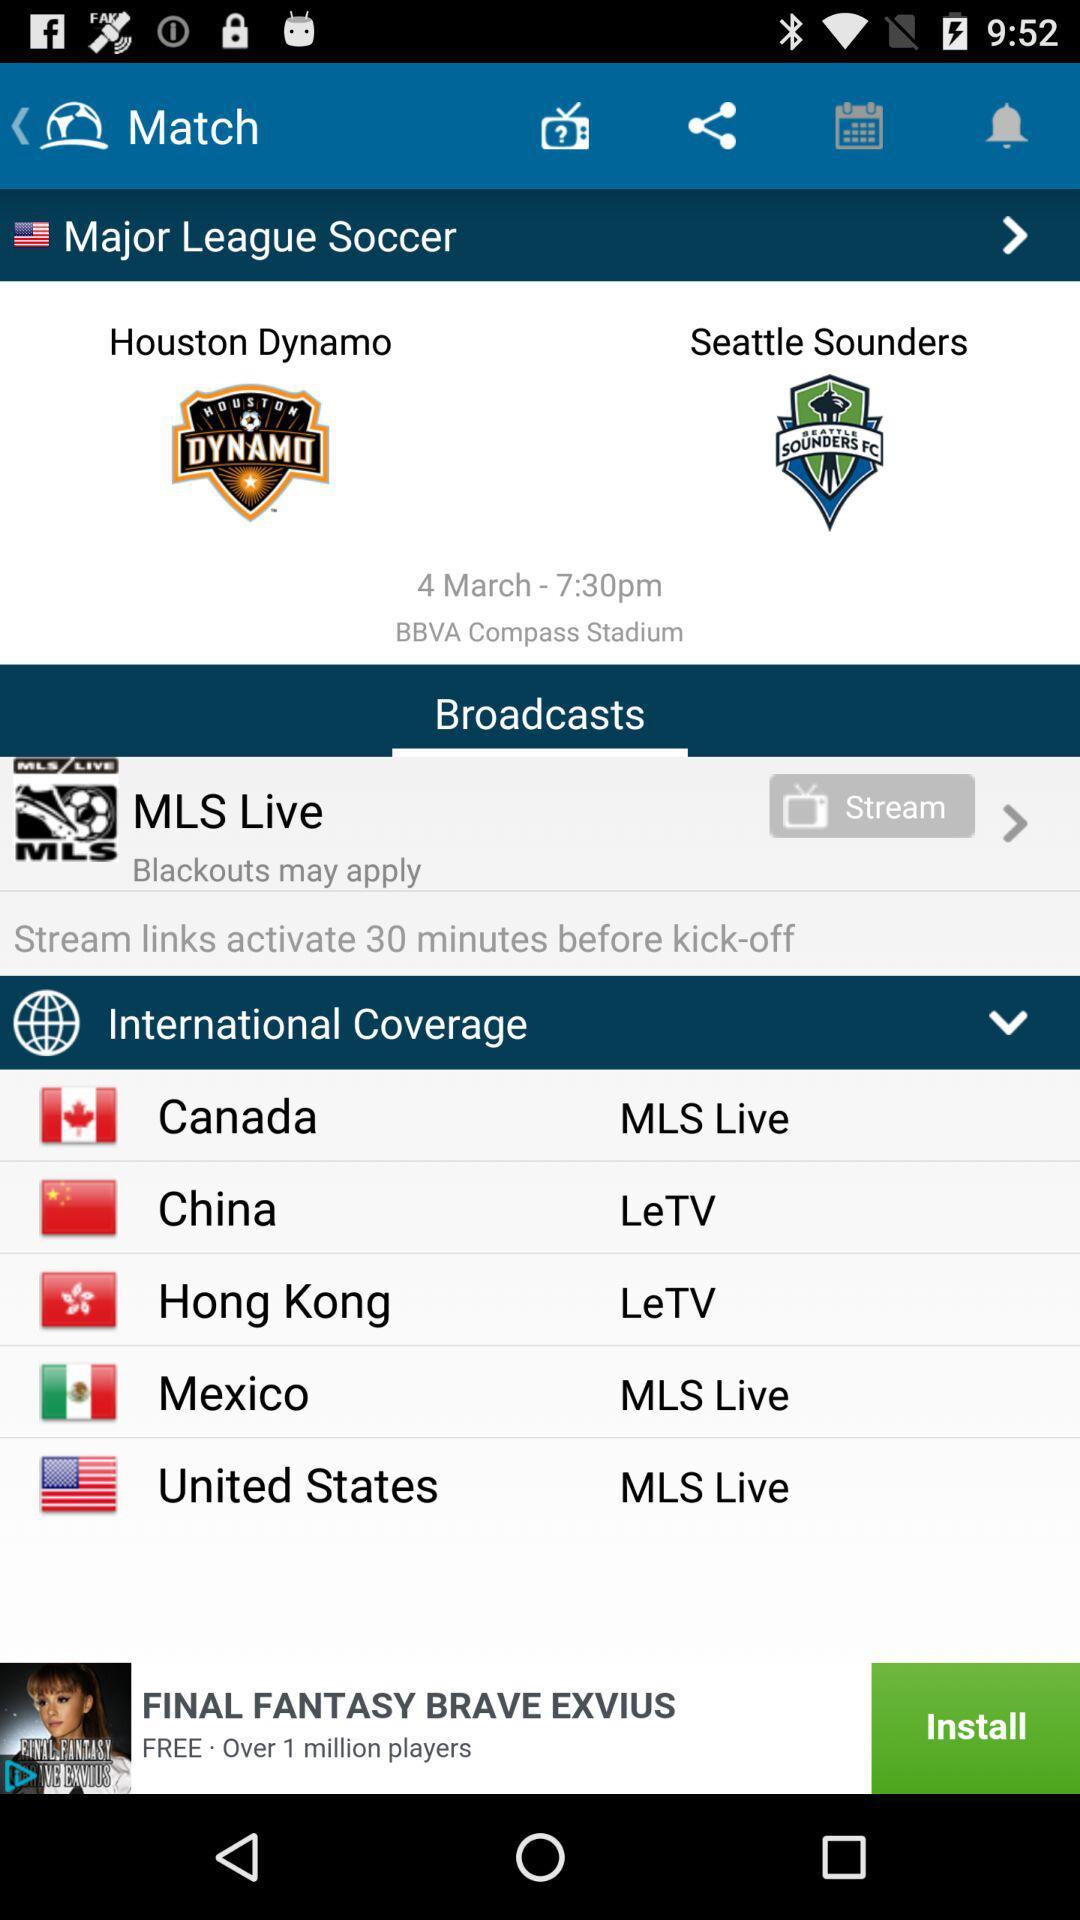 Image resolution: width=1080 pixels, height=1920 pixels. Describe the element at coordinates (565, 124) in the screenshot. I see `icon to the right of the match app` at that location.